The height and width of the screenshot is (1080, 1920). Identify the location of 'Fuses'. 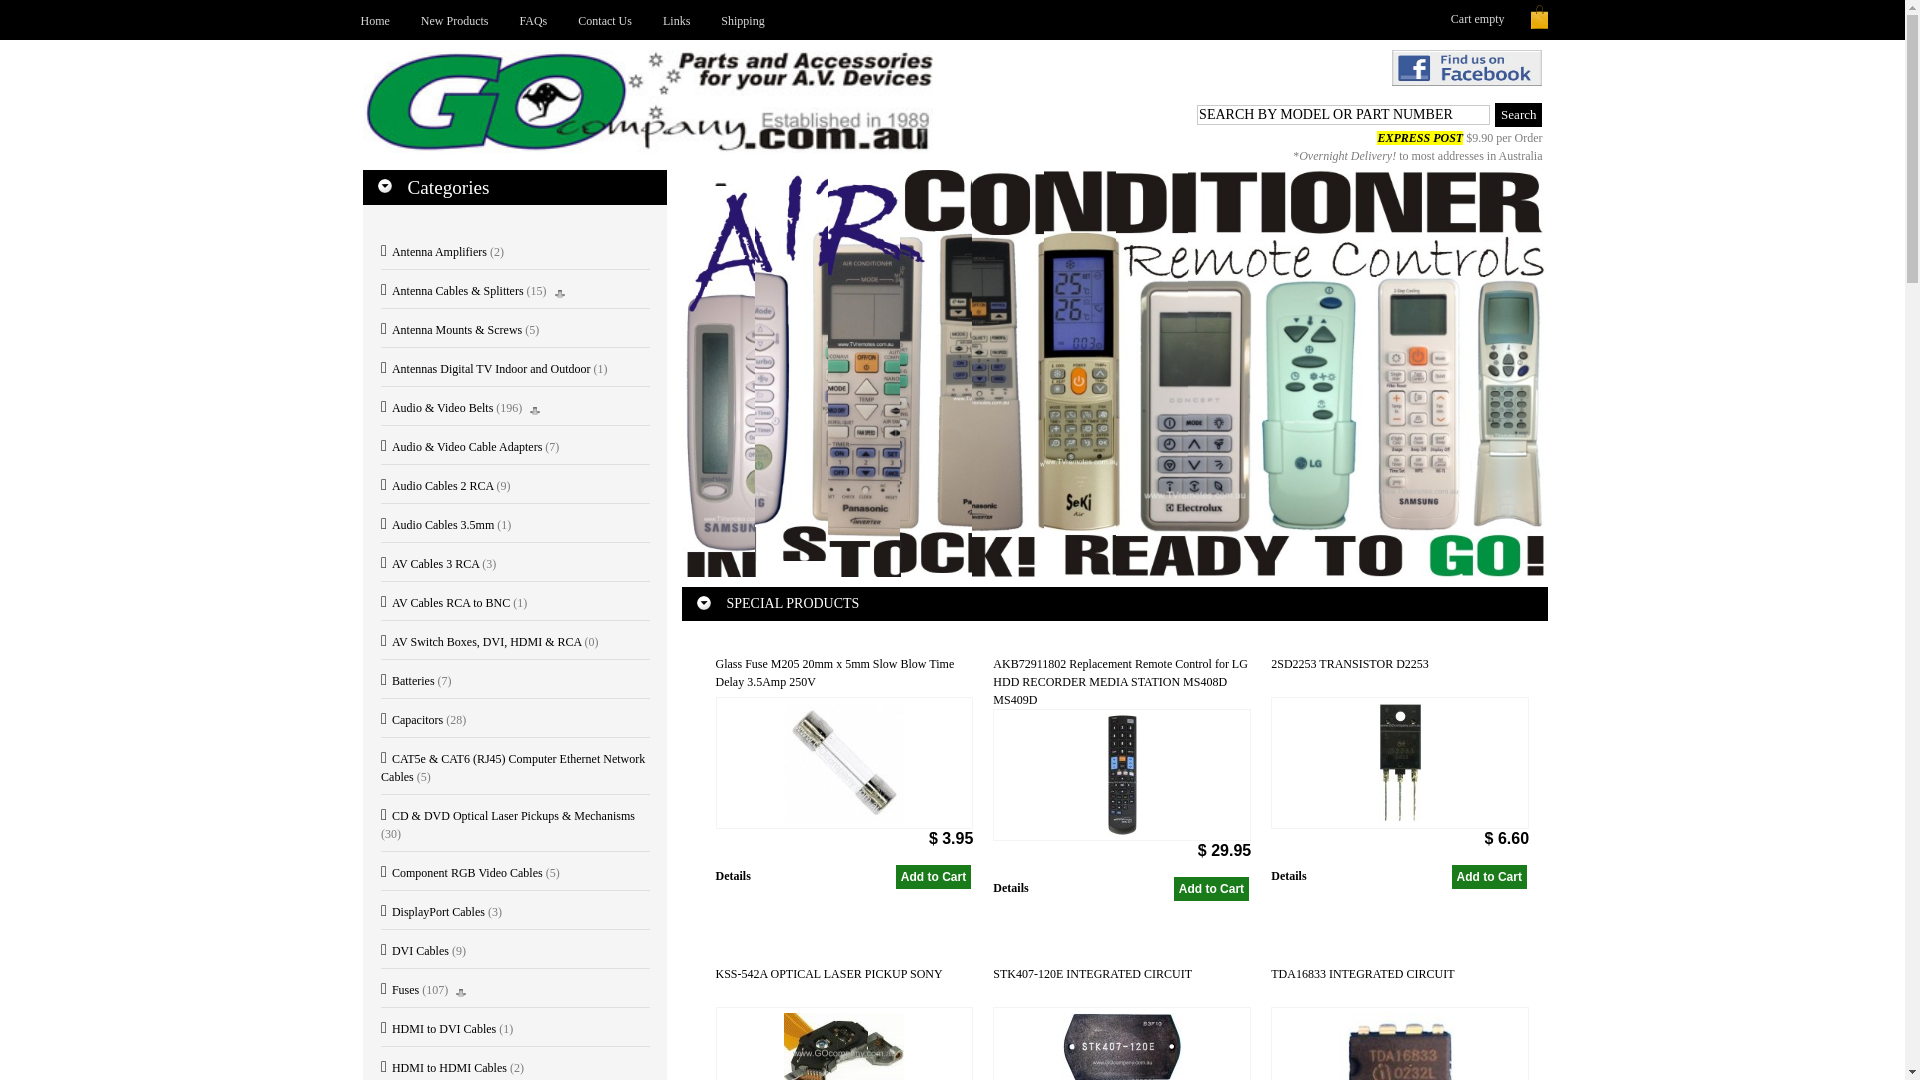
(399, 990).